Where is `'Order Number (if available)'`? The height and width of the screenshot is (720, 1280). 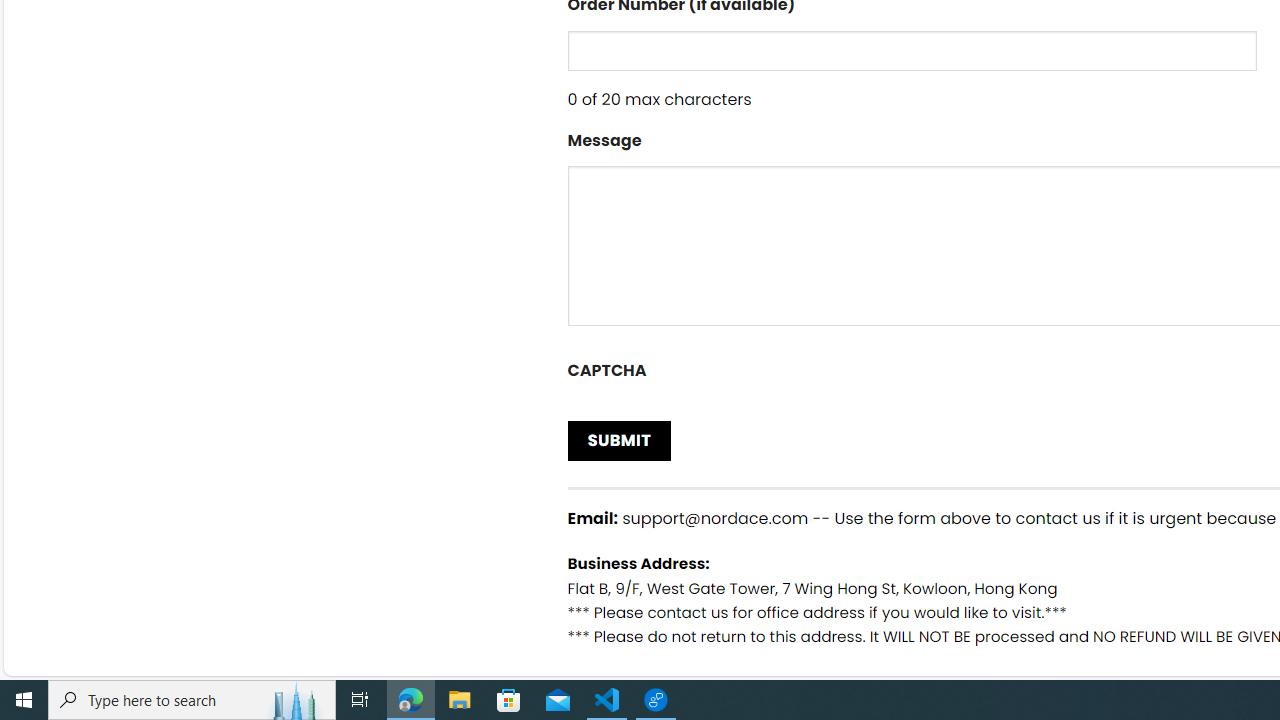
'Order Number (if available)' is located at coordinates (911, 49).